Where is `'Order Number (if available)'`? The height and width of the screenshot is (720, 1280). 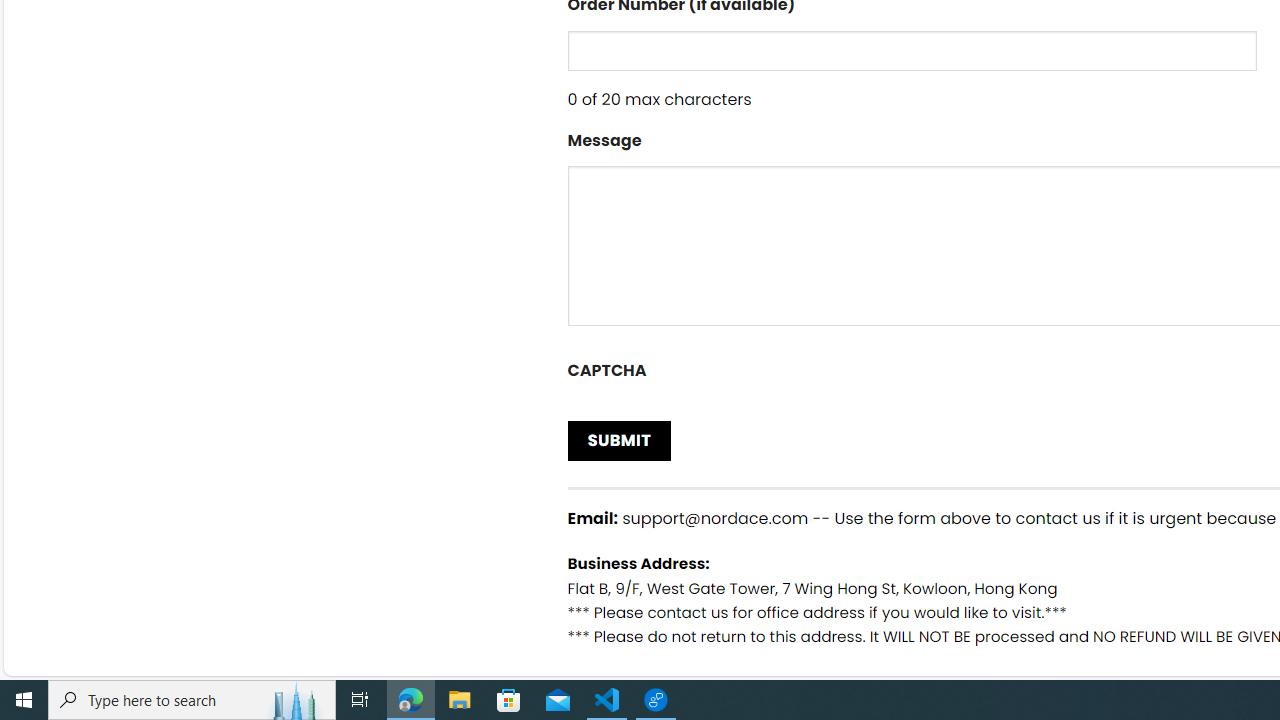
'Order Number (if available)' is located at coordinates (911, 49).